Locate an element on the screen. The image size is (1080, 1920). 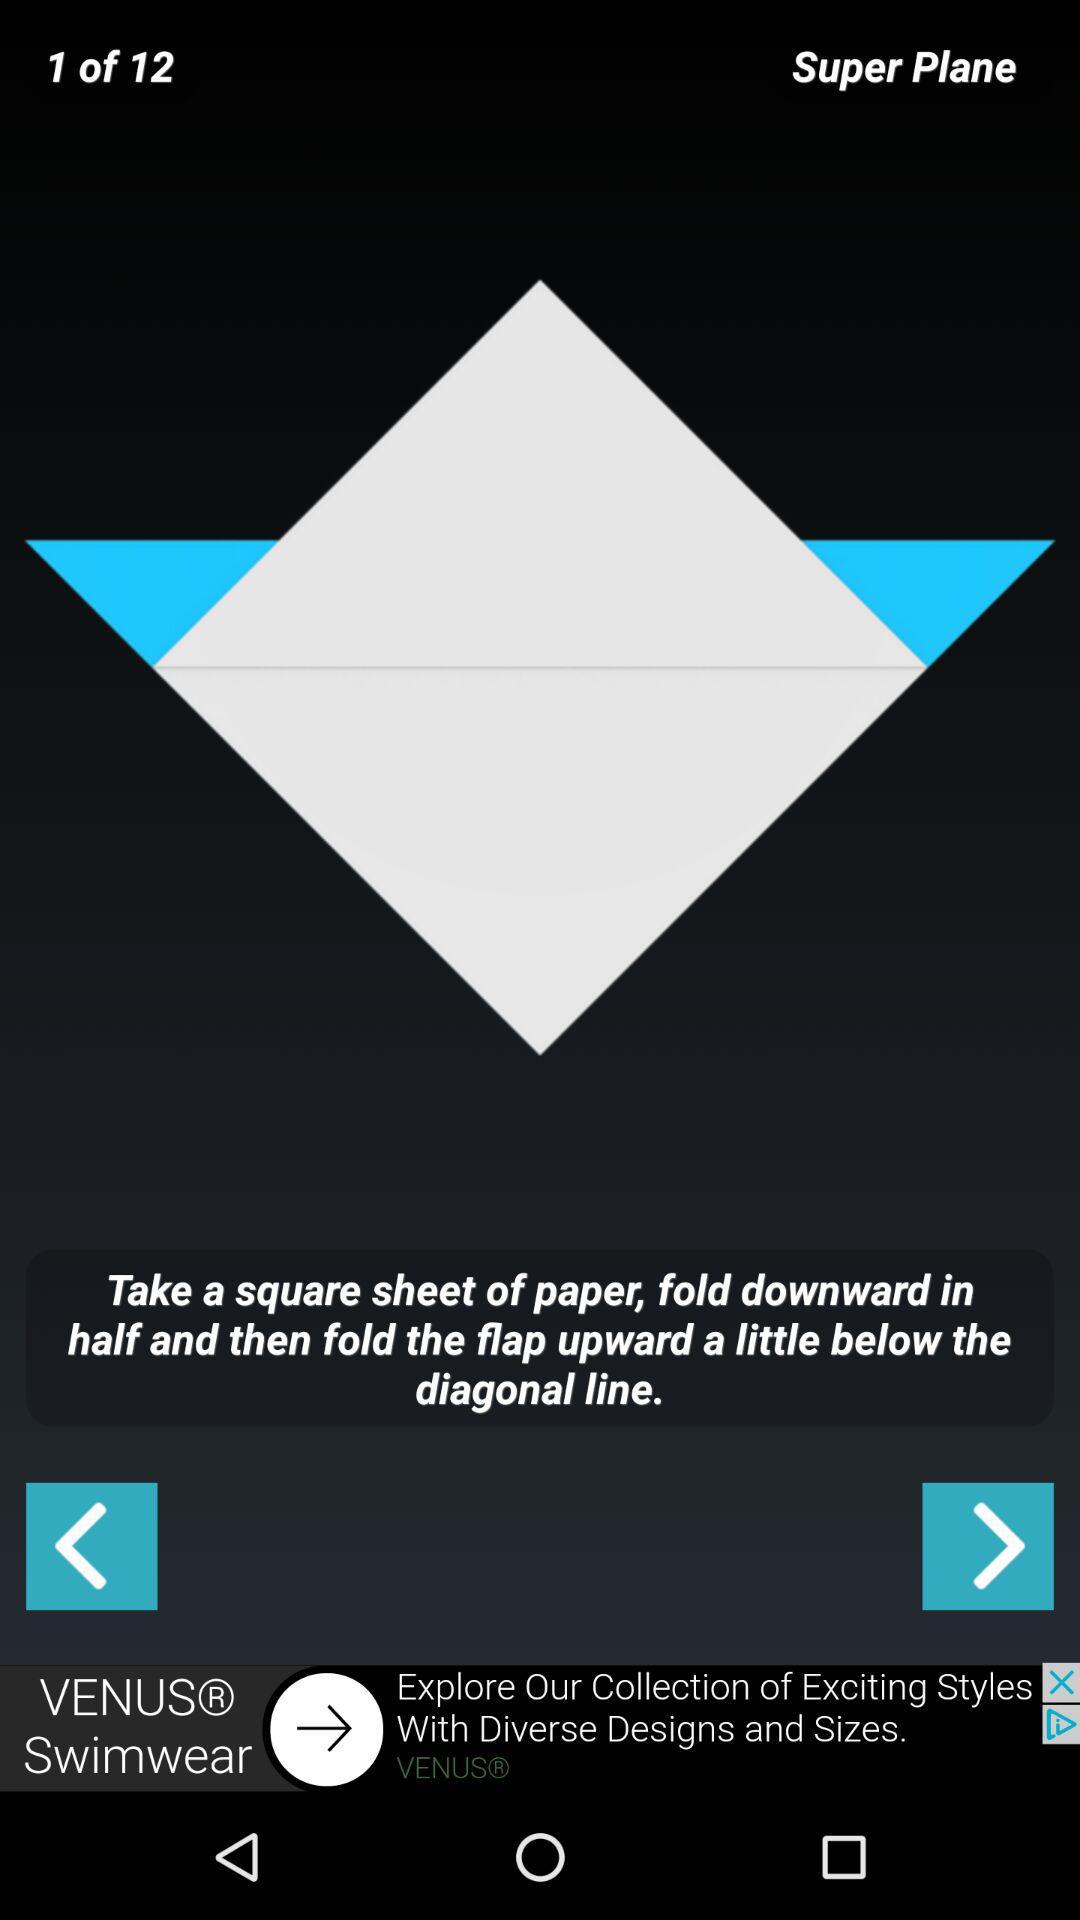
clickable advertisement is located at coordinates (540, 1727).